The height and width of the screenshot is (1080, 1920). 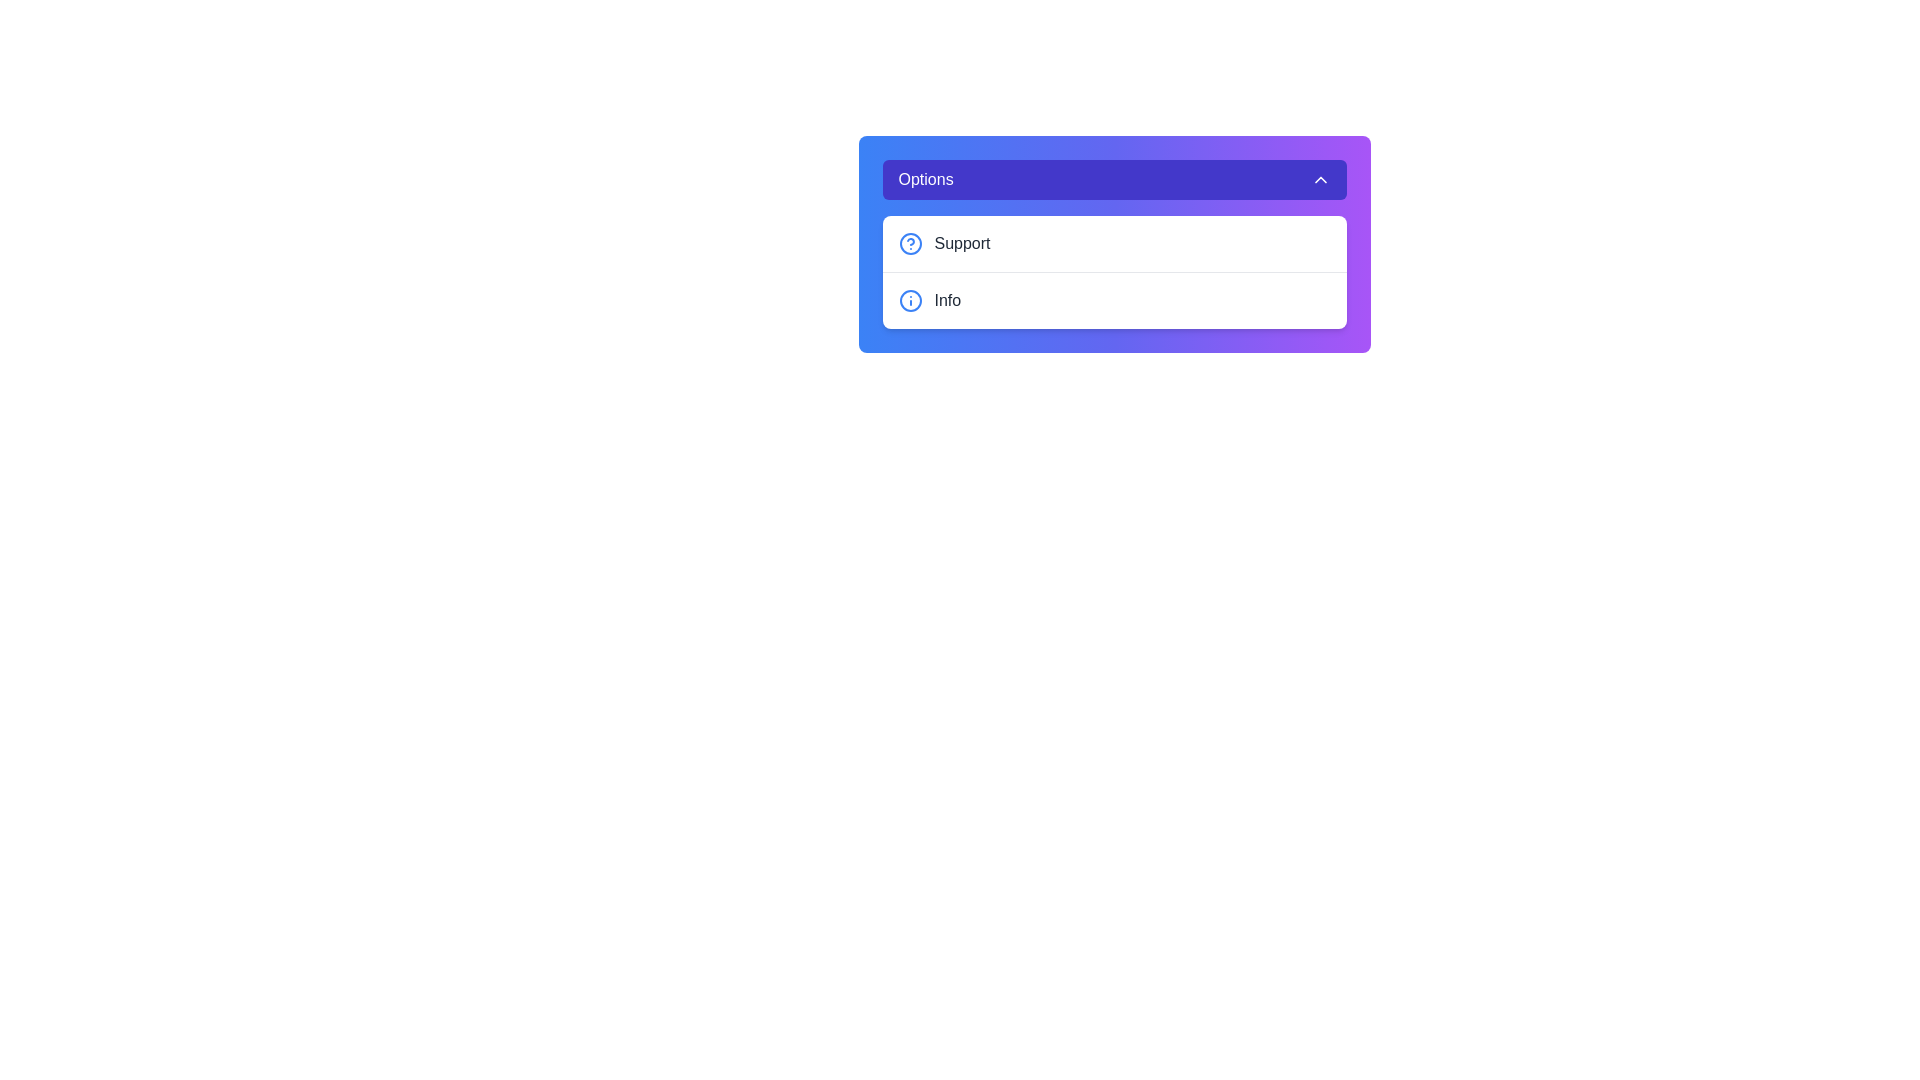 I want to click on the rectangular 'Options' button with a gradient indigo background and rounded corners, so click(x=1113, y=180).